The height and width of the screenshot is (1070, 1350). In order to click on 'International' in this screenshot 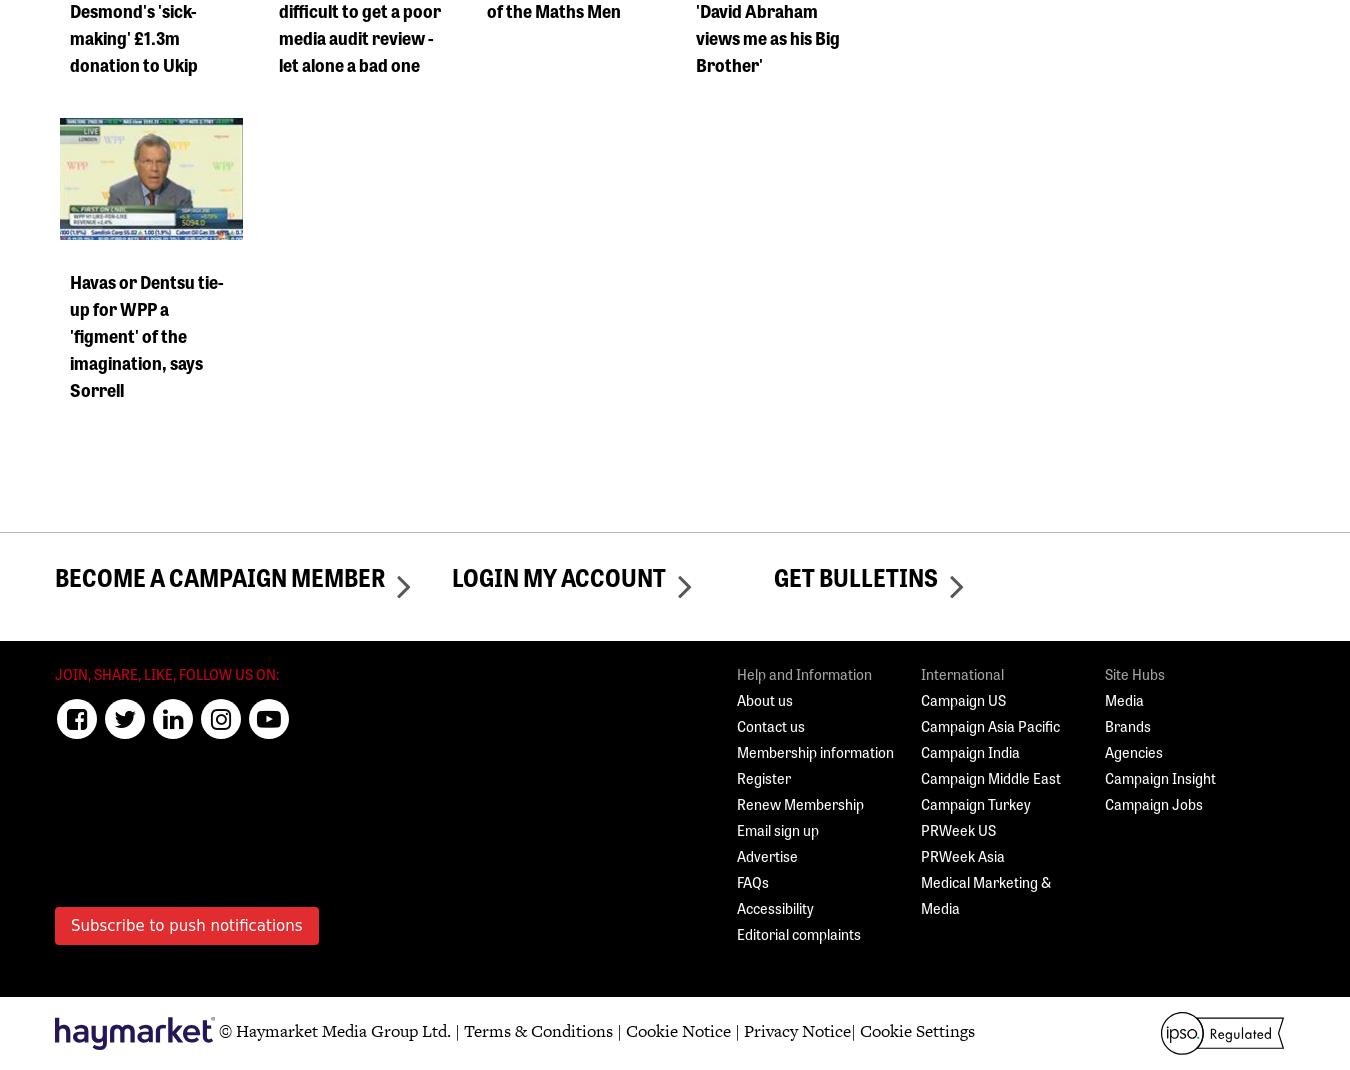, I will do `click(961, 673)`.